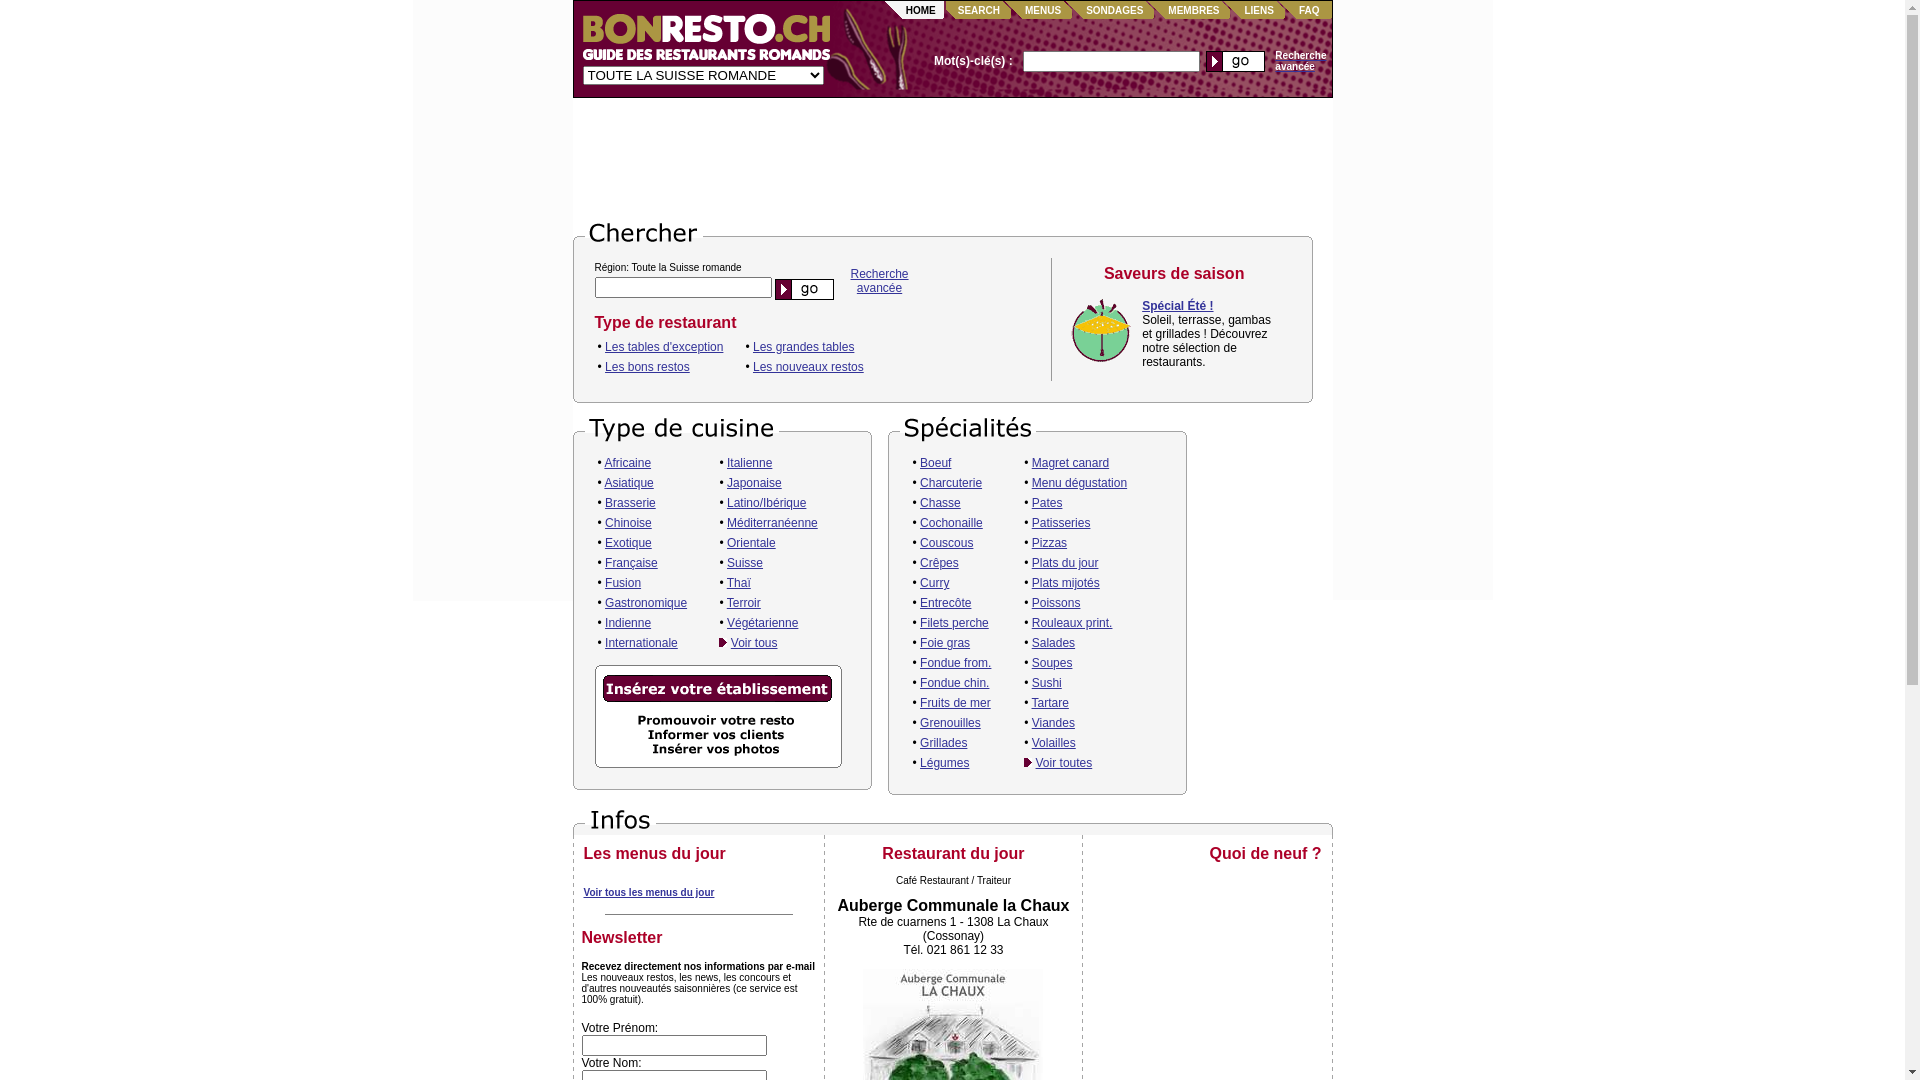 Image resolution: width=1920 pixels, height=1080 pixels. I want to click on 'Suisse', so click(725, 563).